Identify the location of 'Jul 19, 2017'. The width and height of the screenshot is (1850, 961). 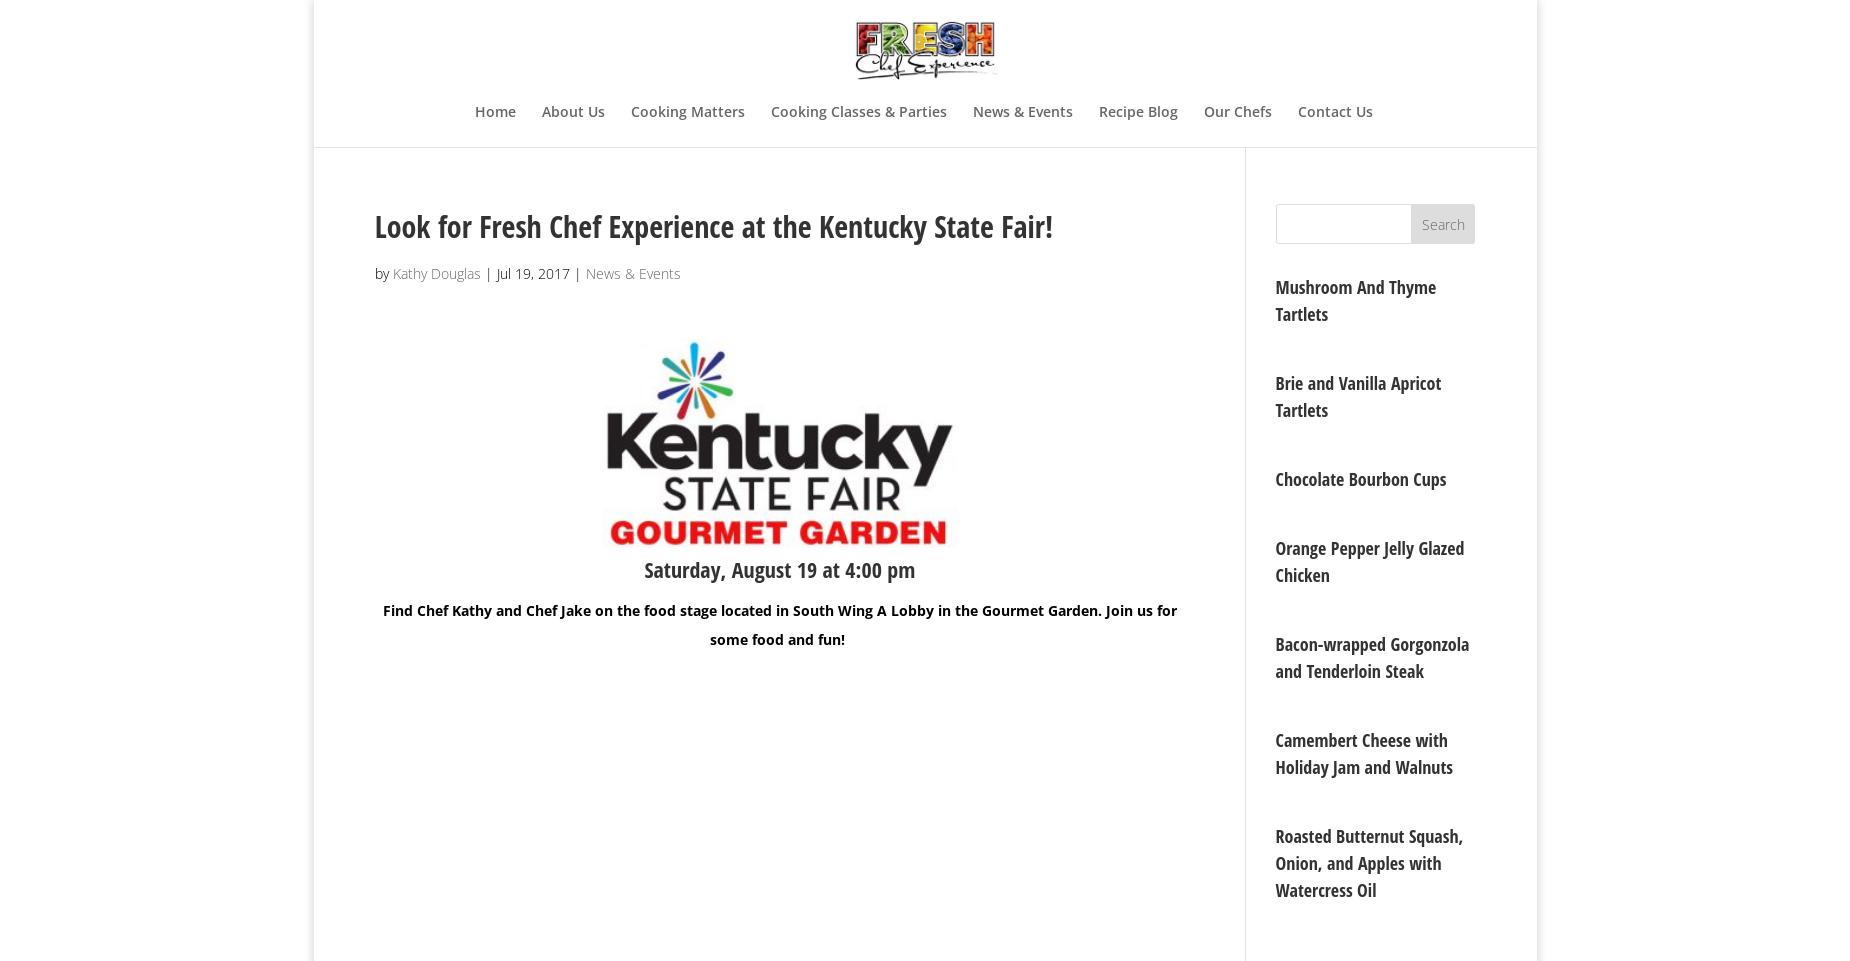
(532, 273).